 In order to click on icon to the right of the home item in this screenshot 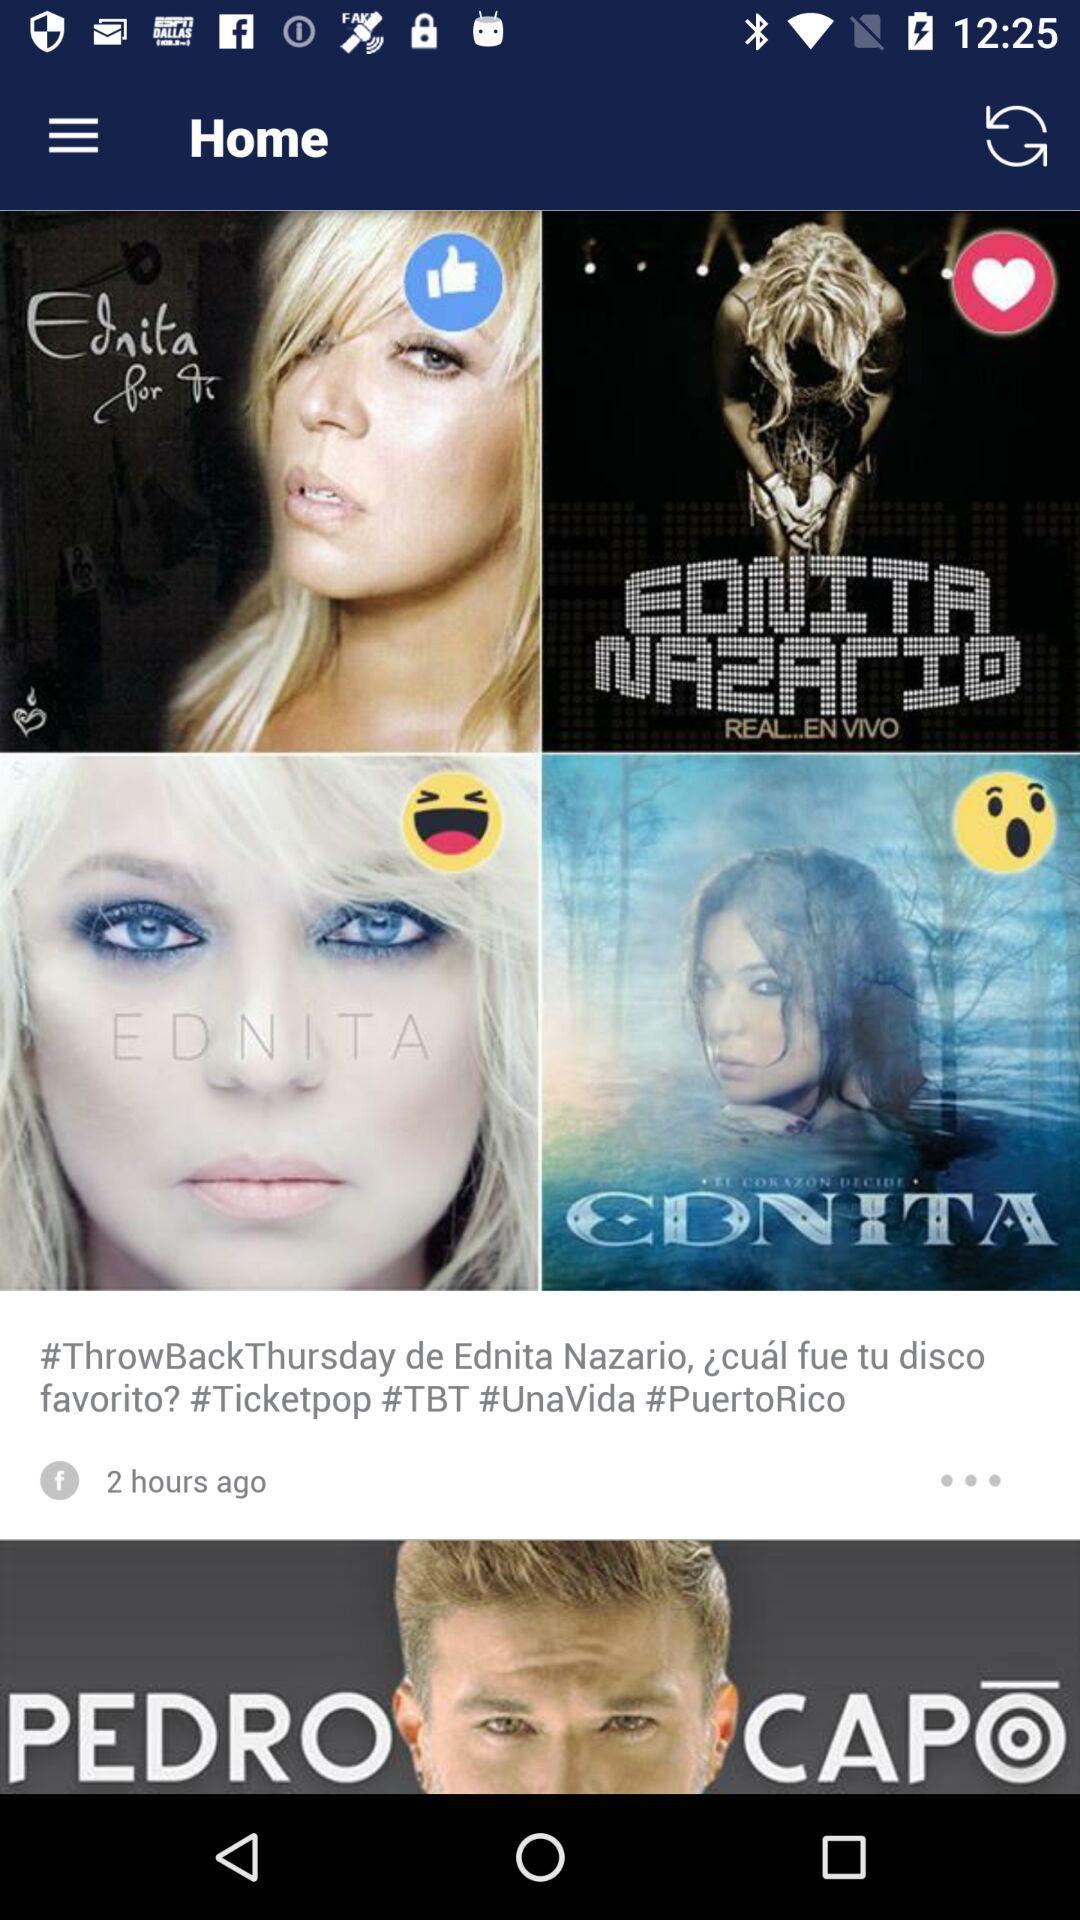, I will do `click(1017, 135)`.